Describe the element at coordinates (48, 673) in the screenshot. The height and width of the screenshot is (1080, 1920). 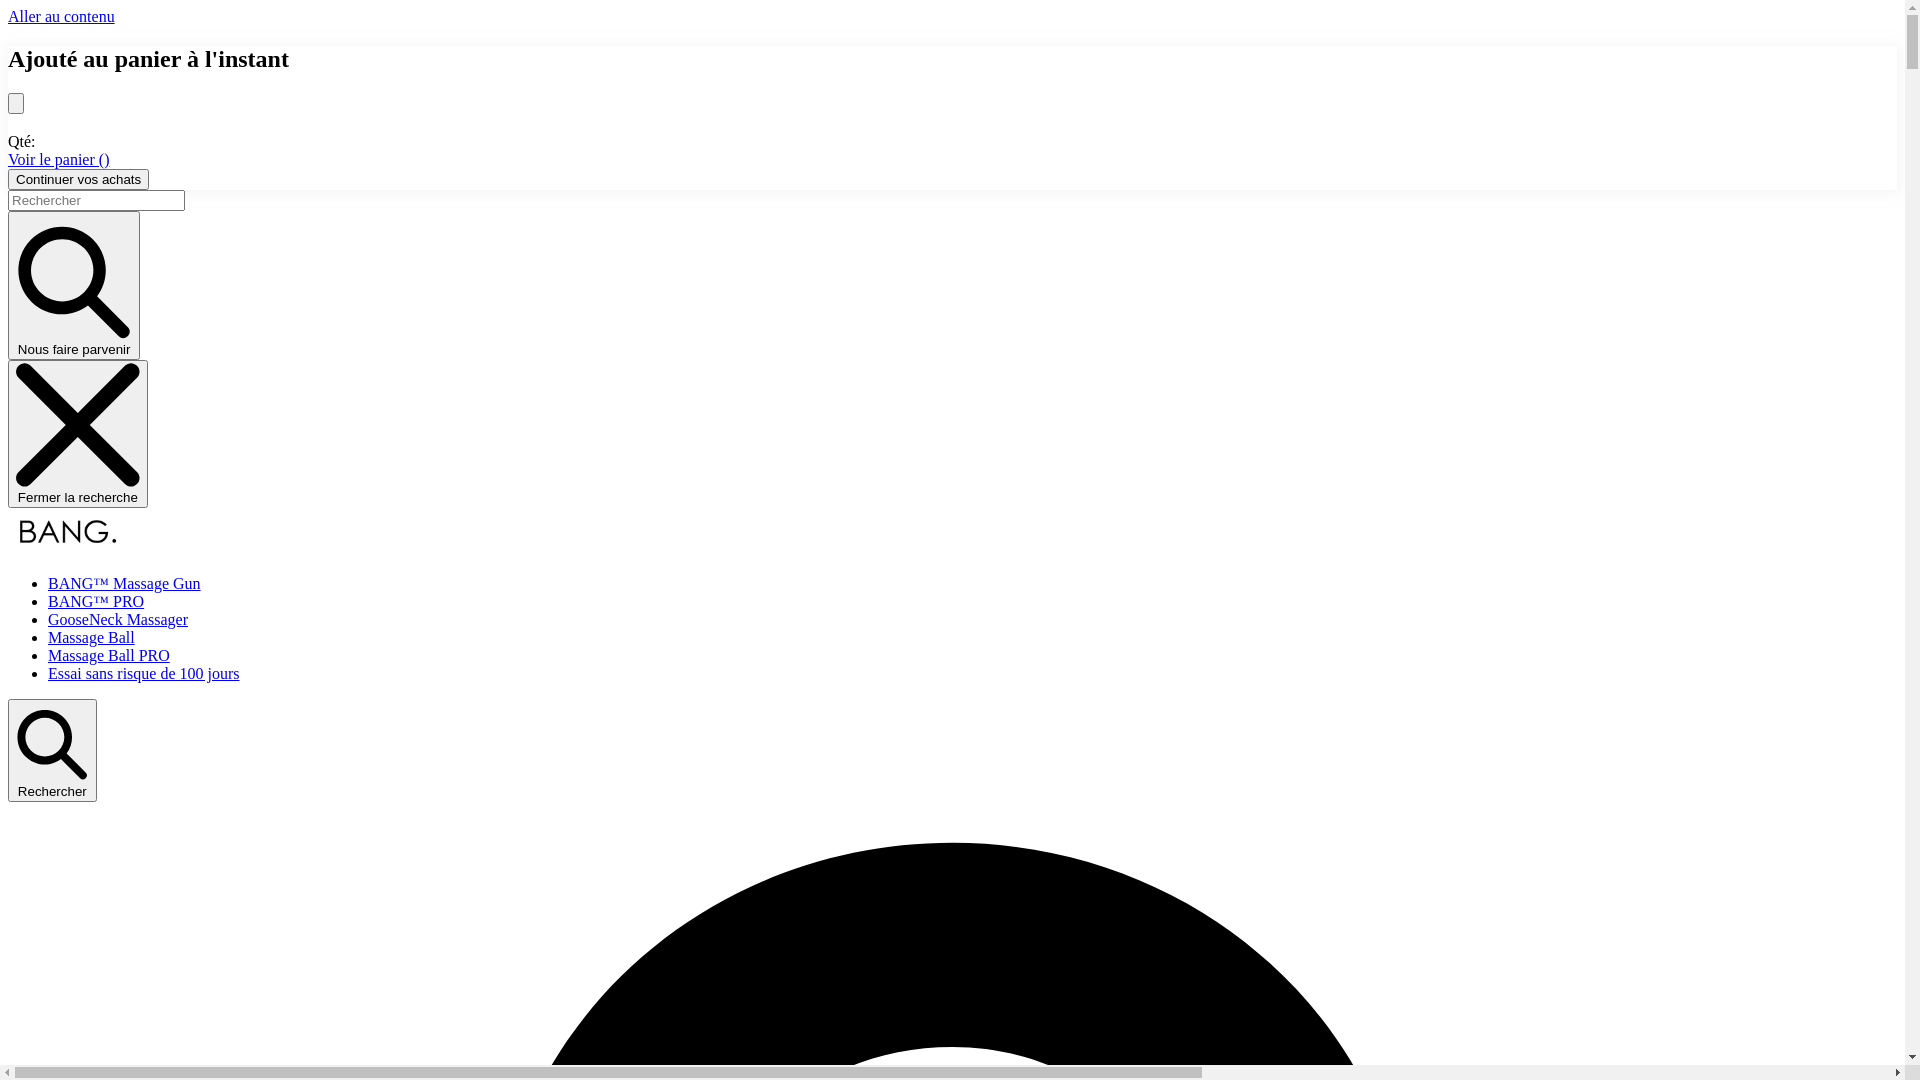
I see `'Essai sans risque de 100 jours'` at that location.